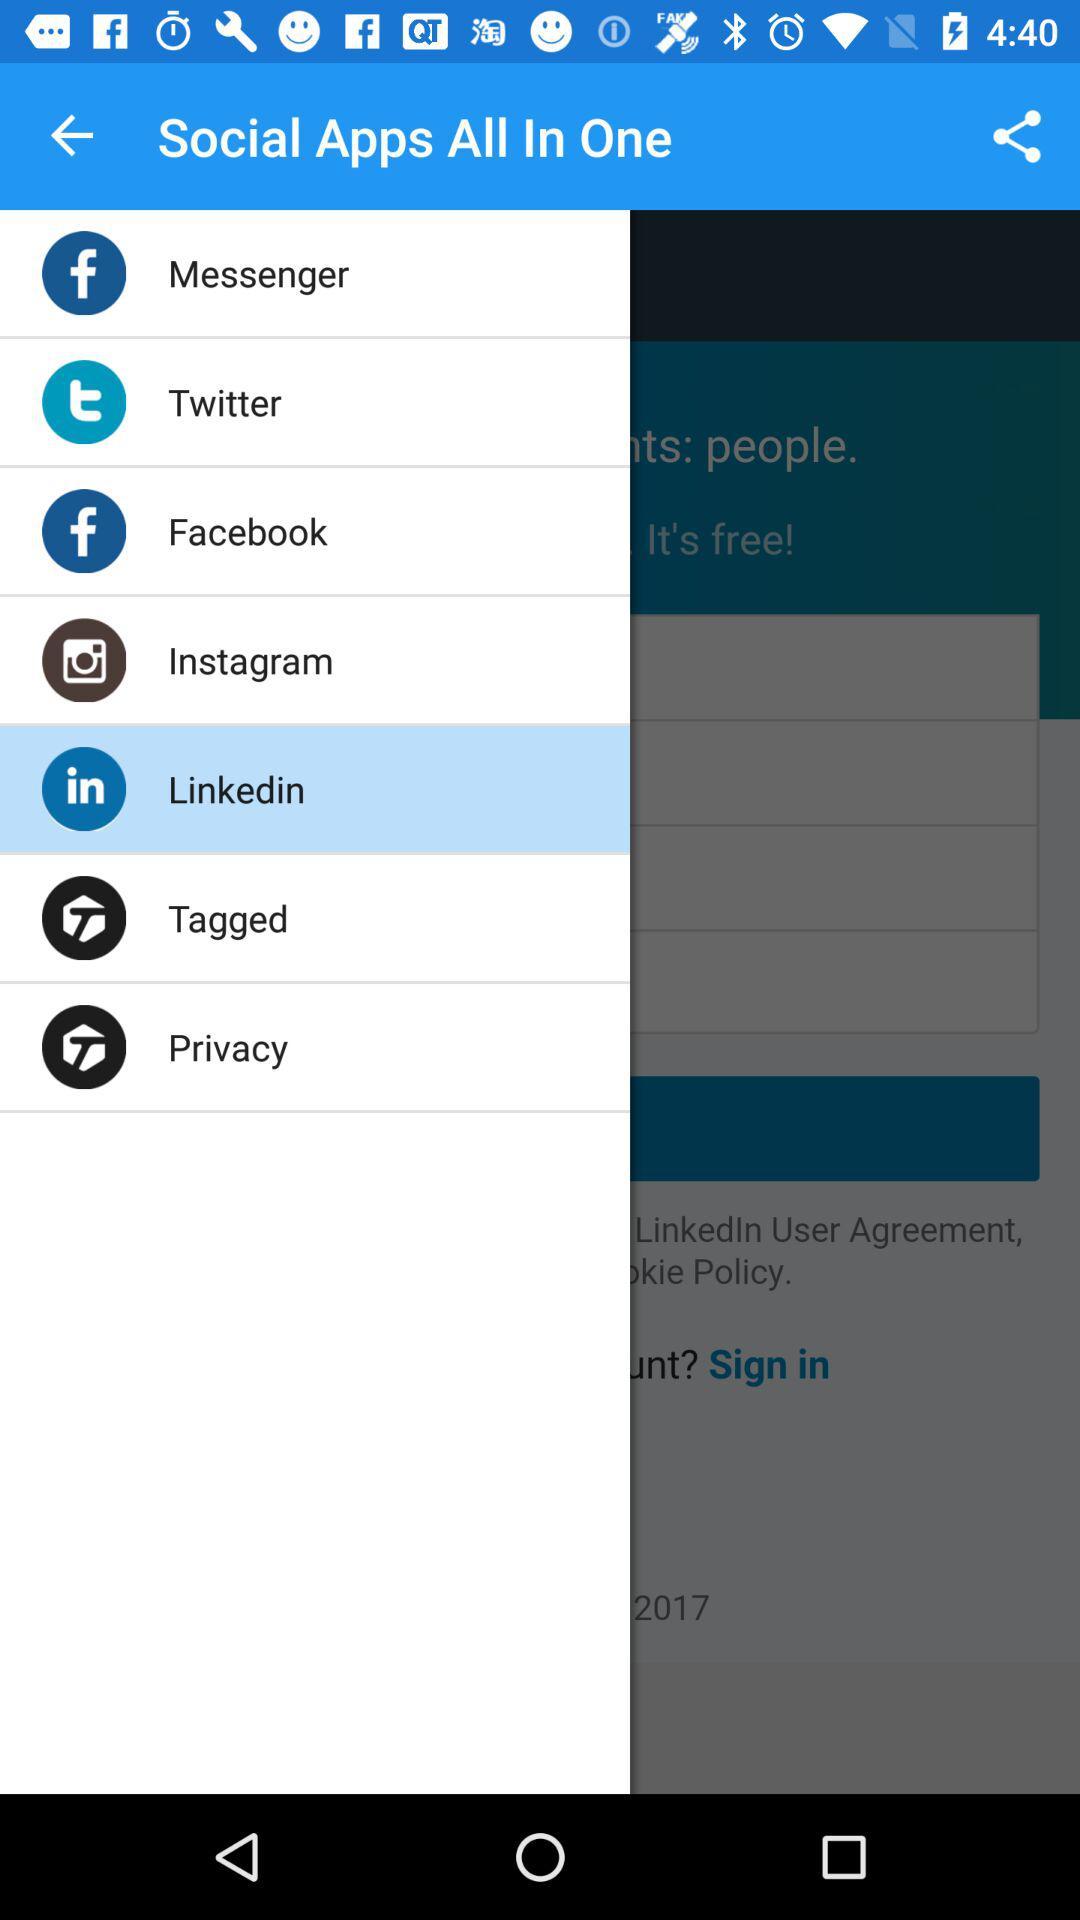  I want to click on the messenger item, so click(257, 272).